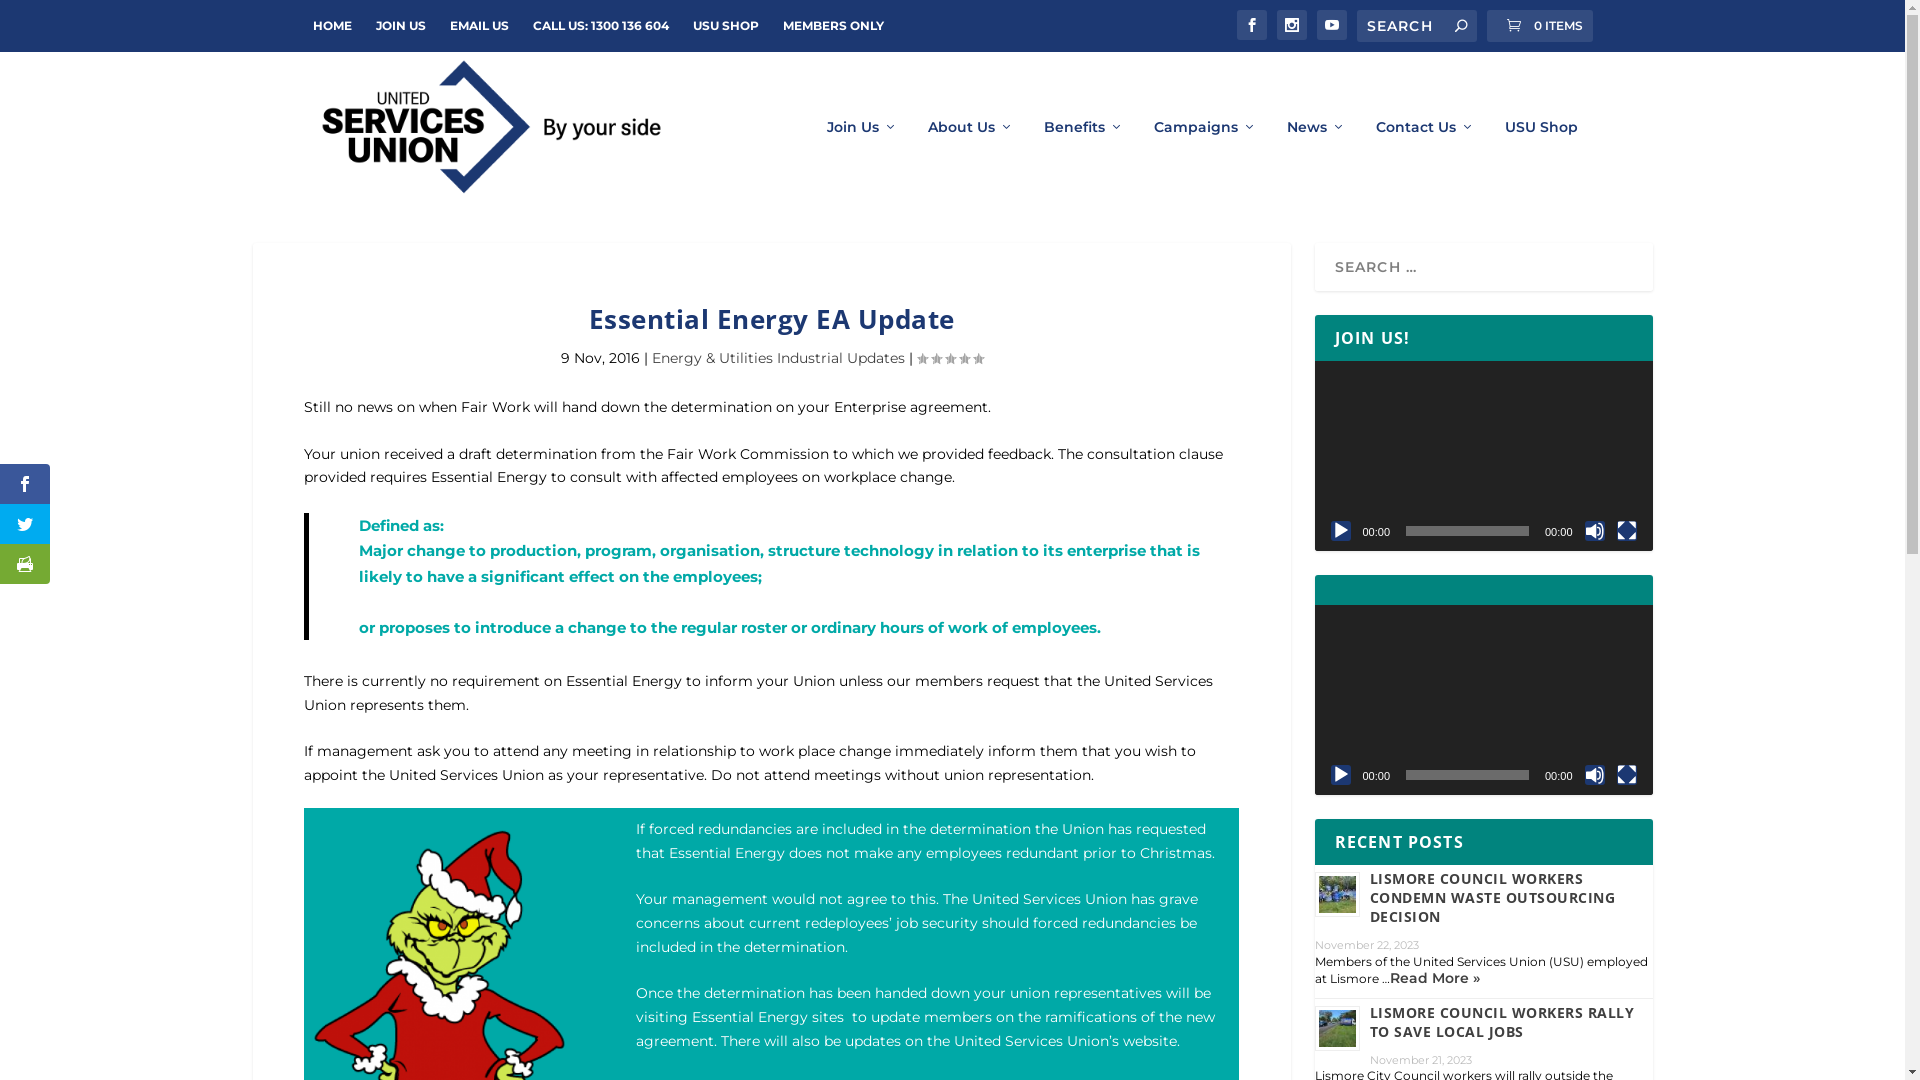 The image size is (1920, 1080). Describe the element at coordinates (1286, 159) in the screenshot. I see `'News'` at that location.